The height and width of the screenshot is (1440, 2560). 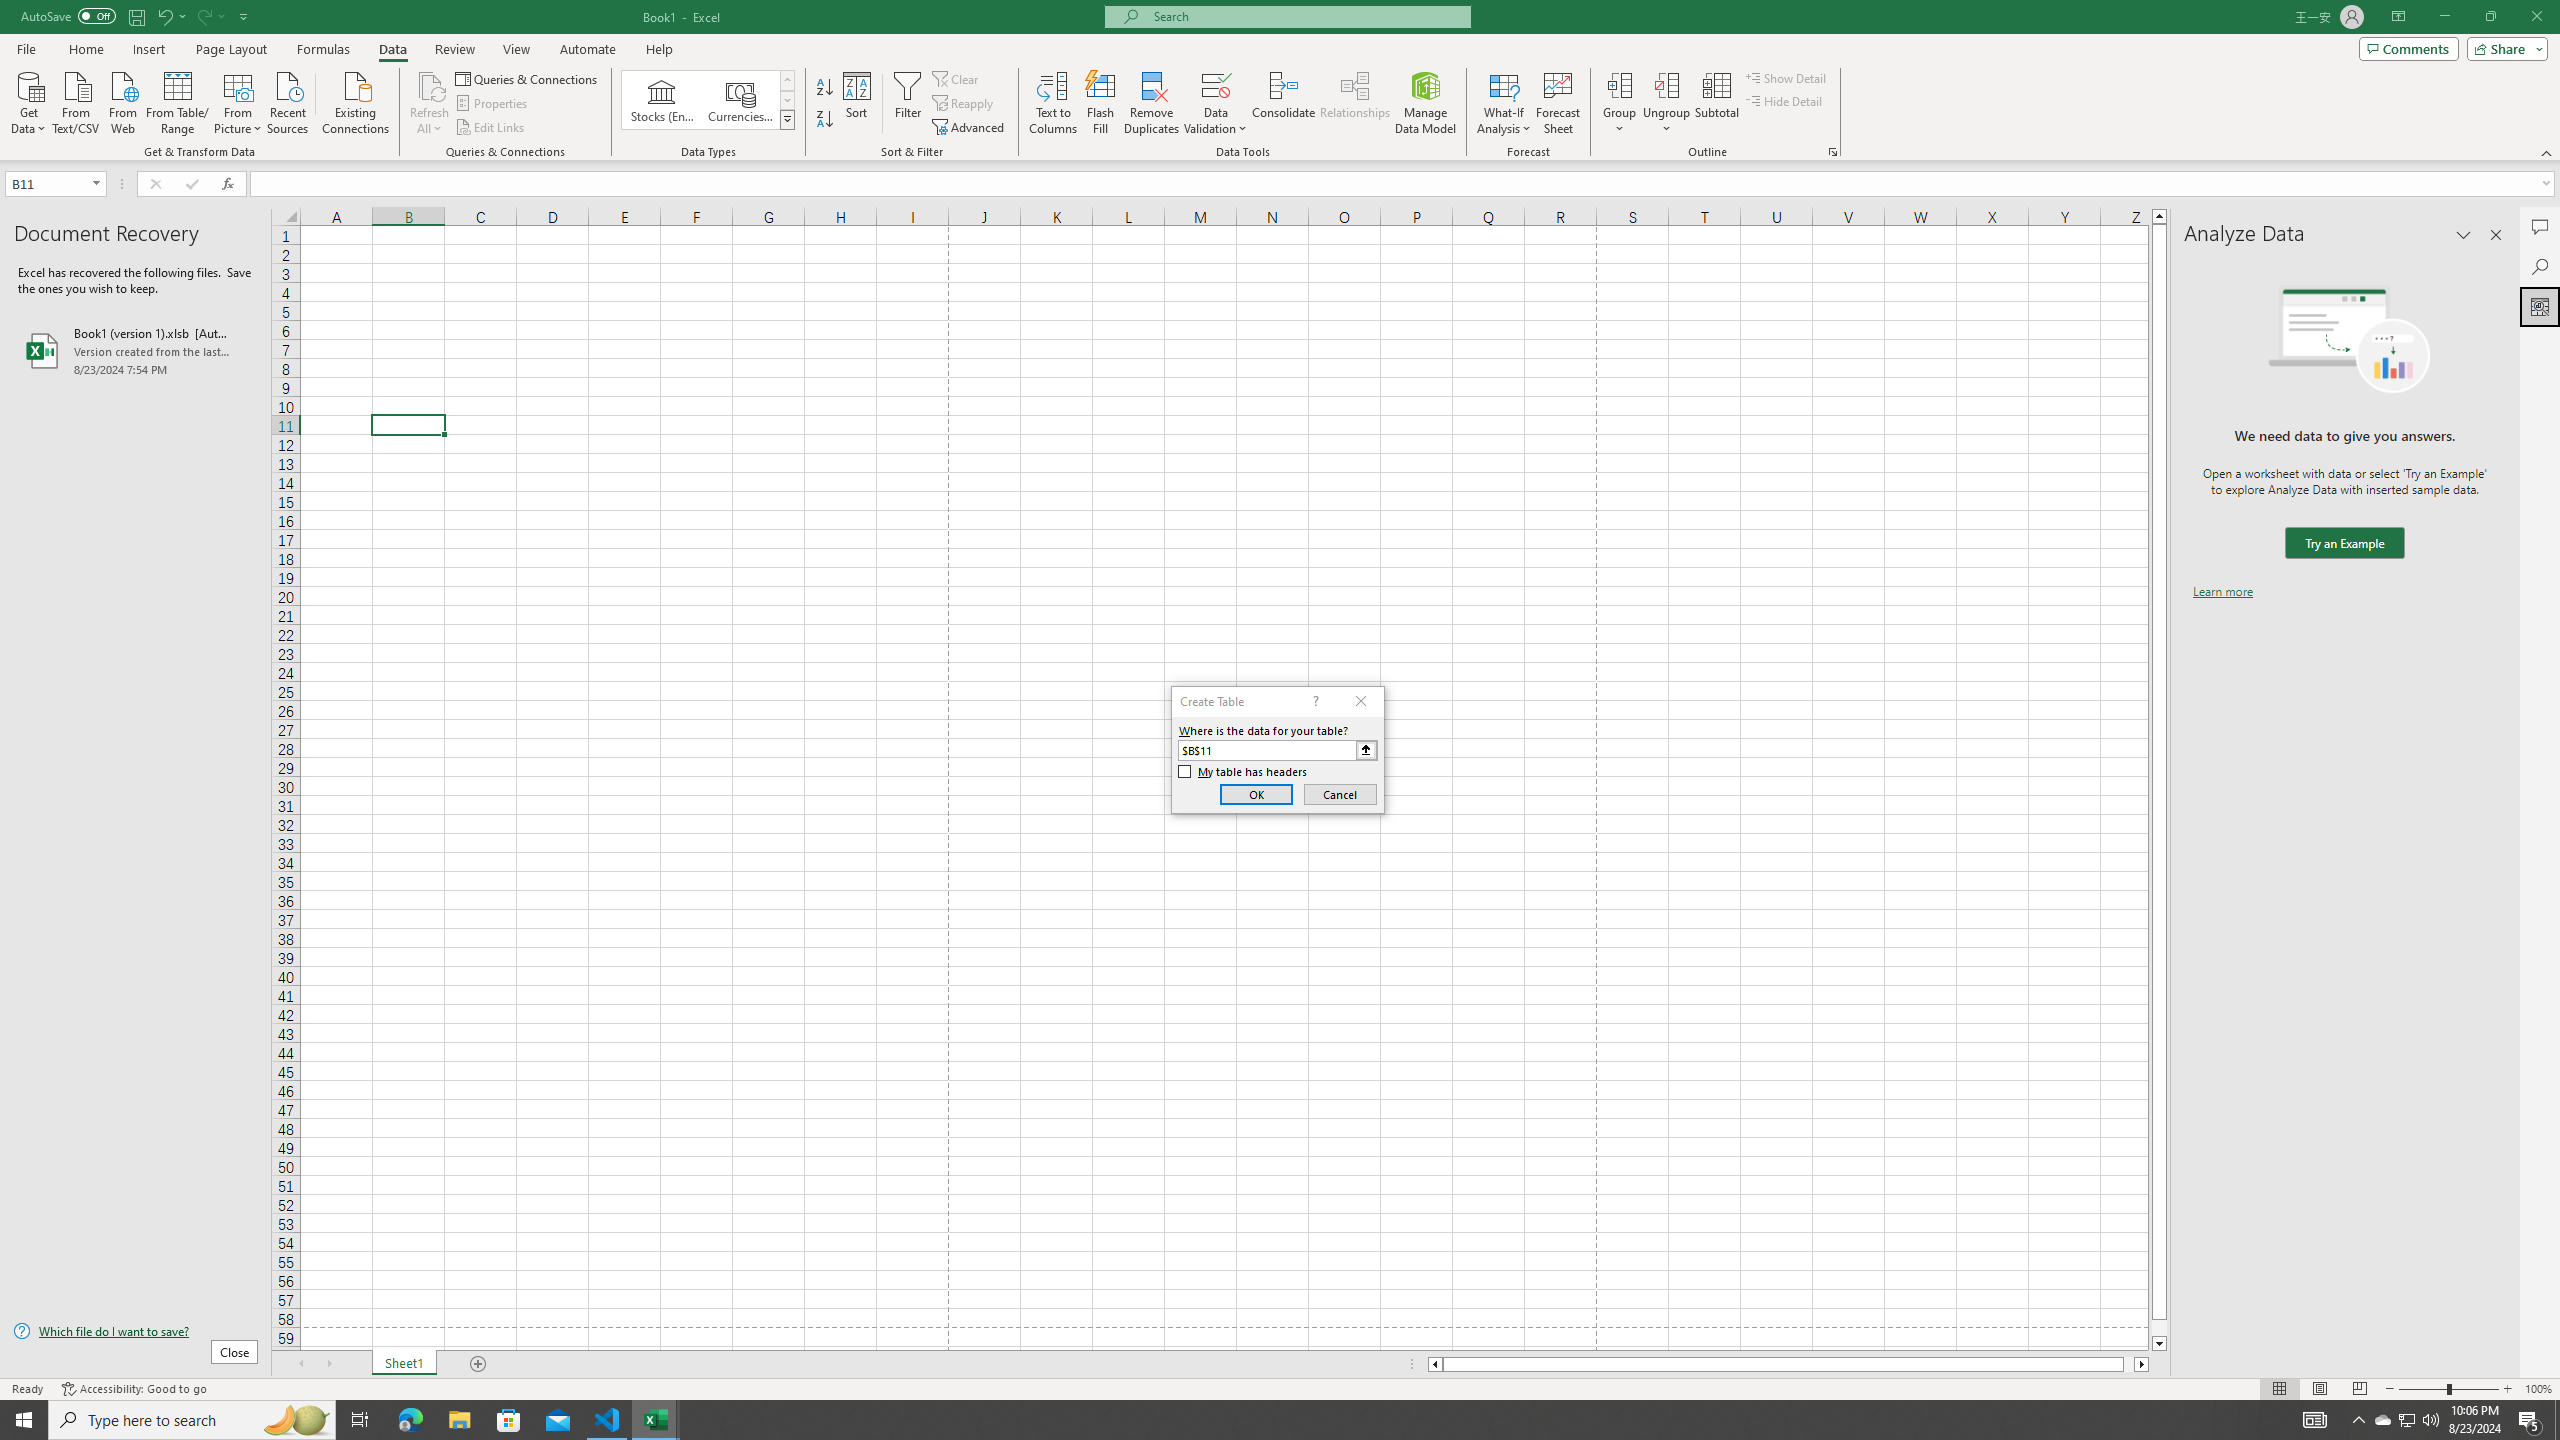 I want to click on 'Consolidate...', so click(x=1283, y=103).